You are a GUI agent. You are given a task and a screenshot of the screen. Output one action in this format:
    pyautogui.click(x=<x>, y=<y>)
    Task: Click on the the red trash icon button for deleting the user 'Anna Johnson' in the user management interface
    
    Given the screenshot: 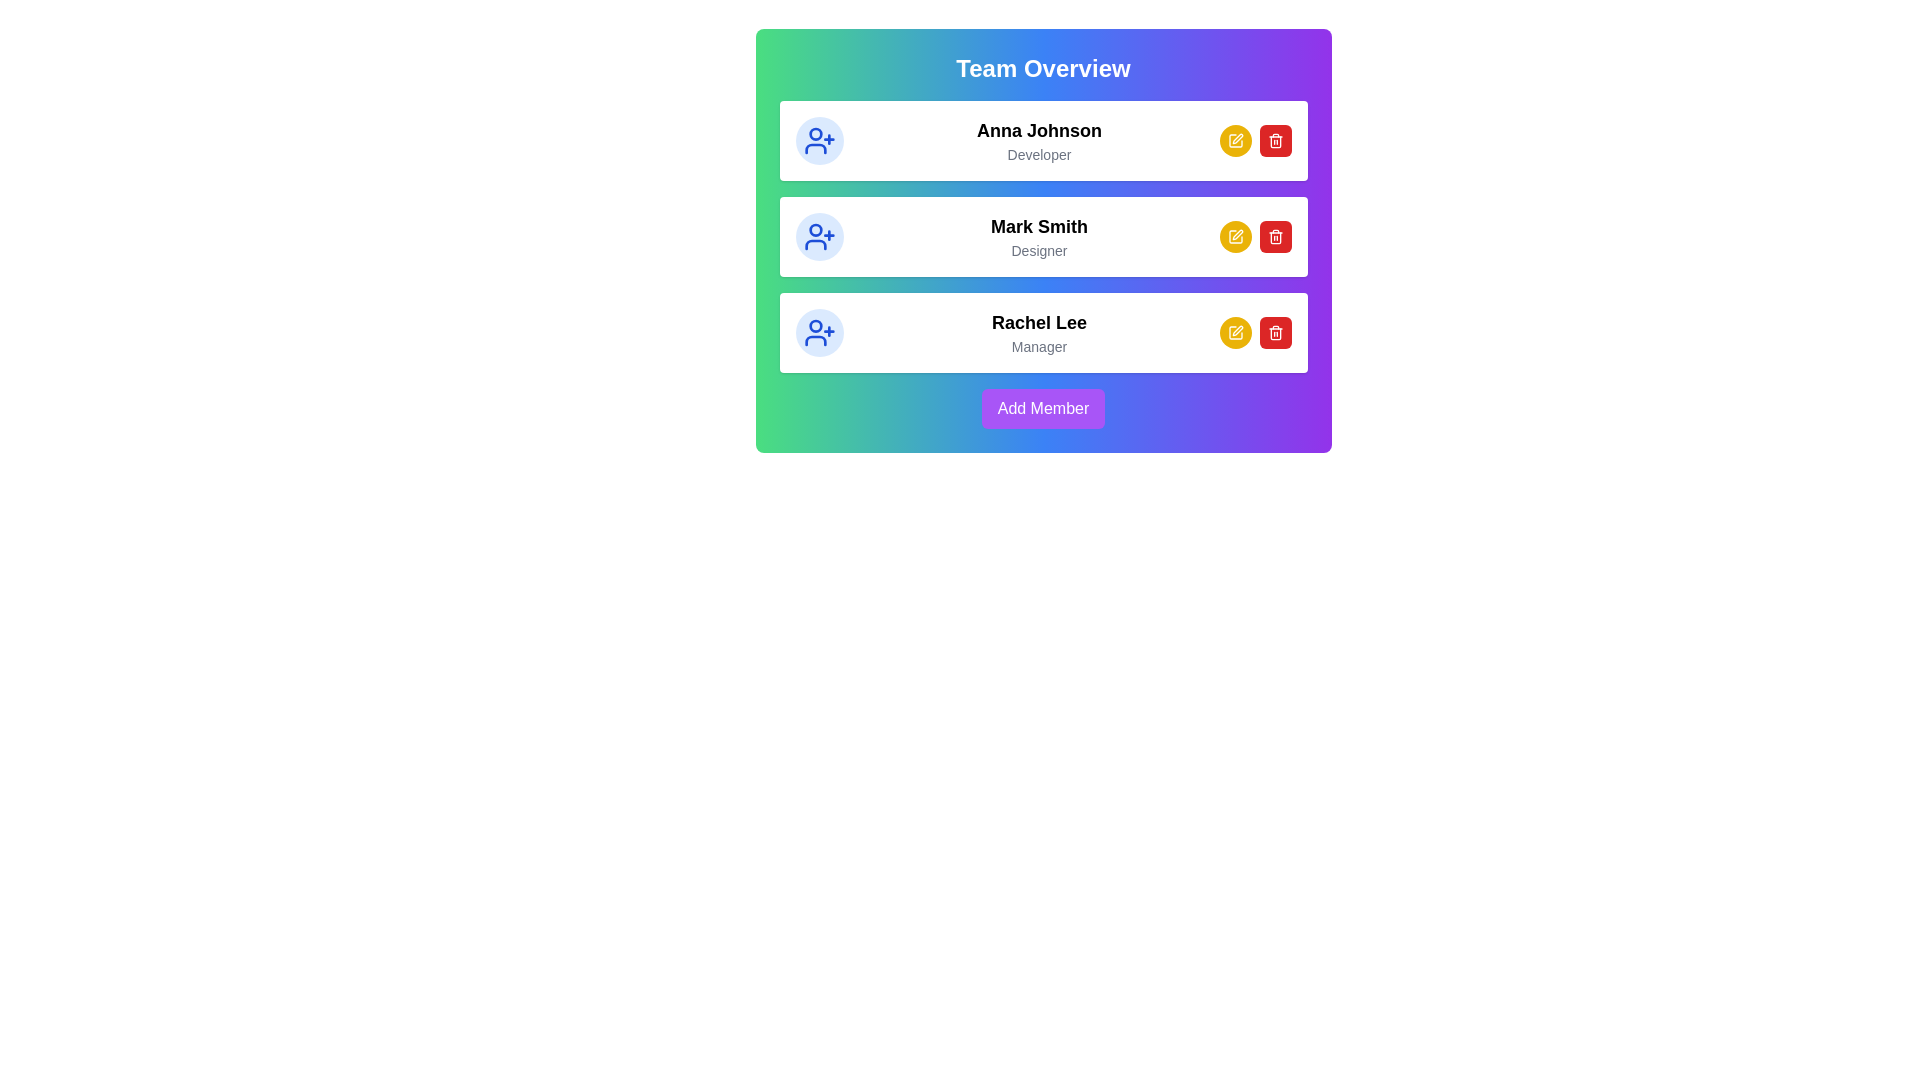 What is the action you would take?
    pyautogui.click(x=1274, y=140)
    